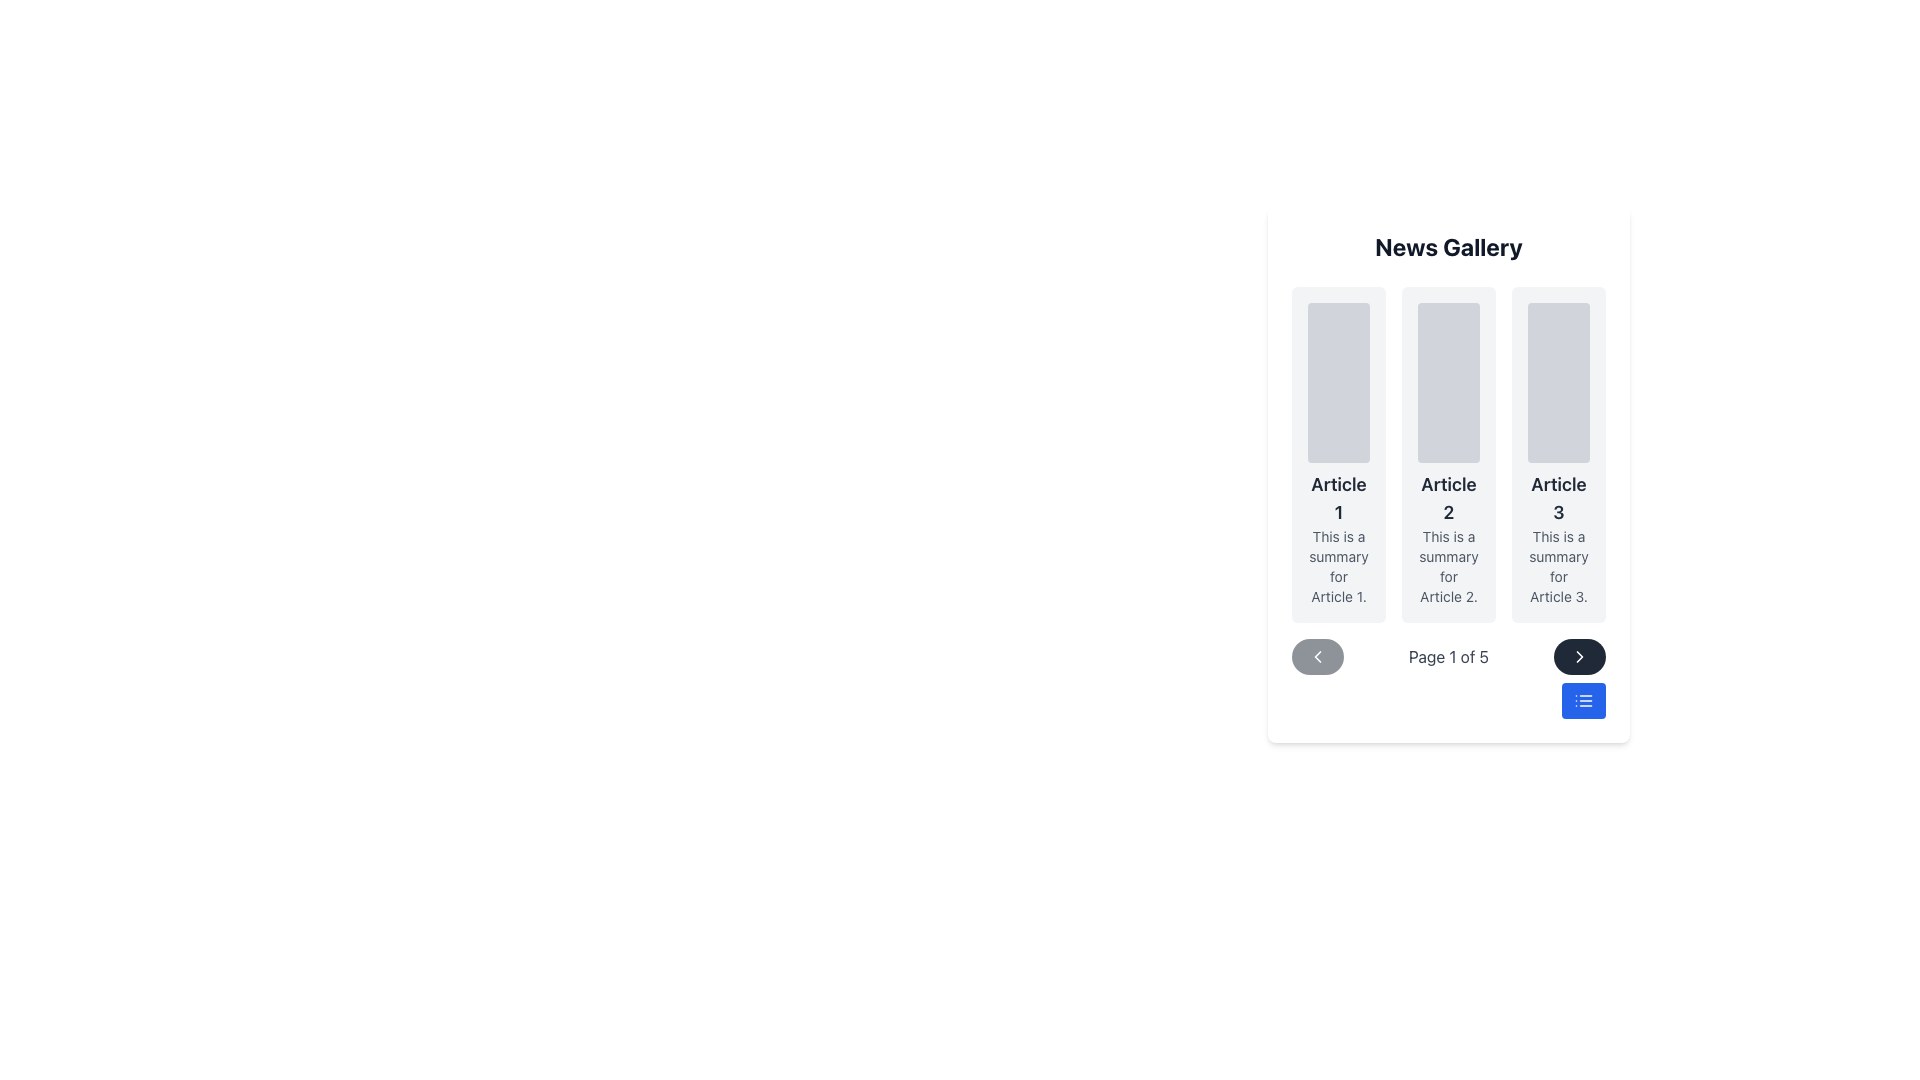 The width and height of the screenshot is (1920, 1080). Describe the element at coordinates (1449, 656) in the screenshot. I see `the label displaying 'Page 1 of 5', which is located centrally between two circular buttons with arrow icons, at the bottom of the layout` at that location.